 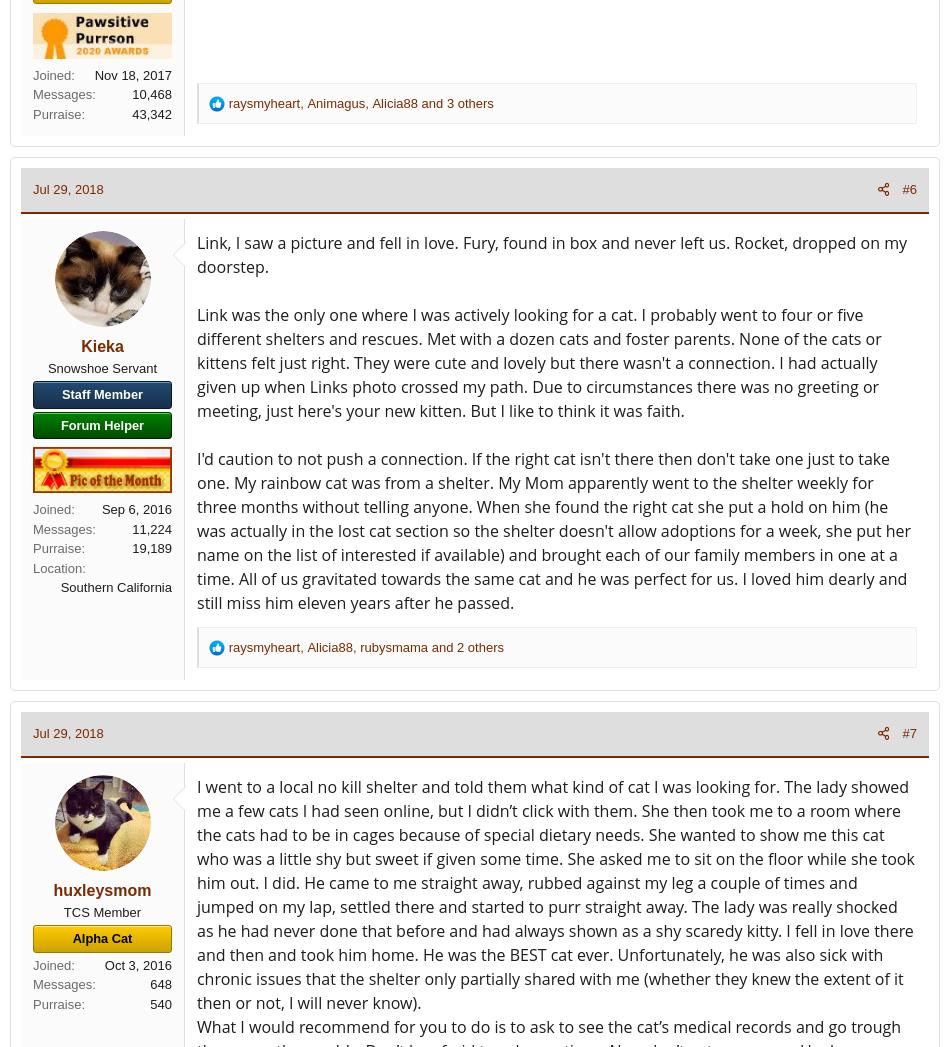 What do you see at coordinates (908, 733) in the screenshot?
I see `'#7'` at bounding box center [908, 733].